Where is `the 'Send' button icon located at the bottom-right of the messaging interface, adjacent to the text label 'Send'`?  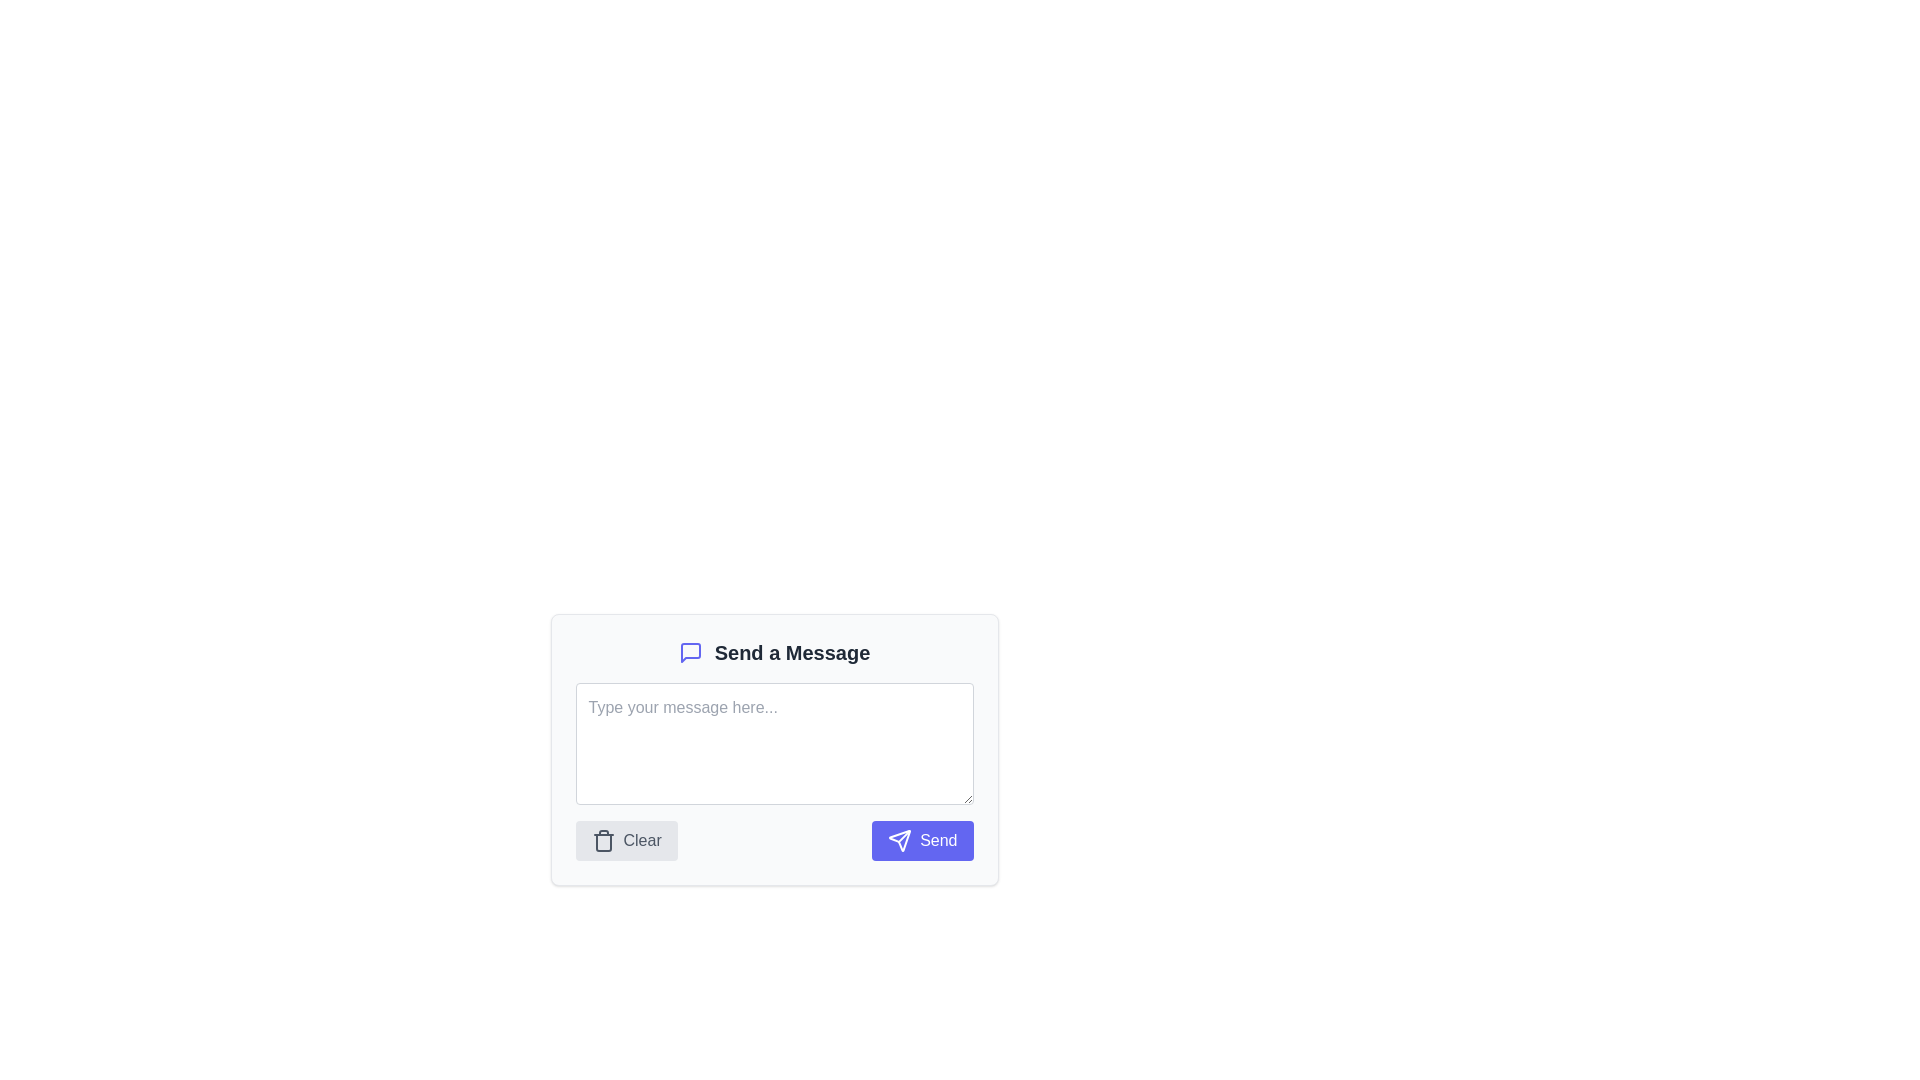
the 'Send' button icon located at the bottom-right of the messaging interface, adjacent to the text label 'Send' is located at coordinates (899, 840).